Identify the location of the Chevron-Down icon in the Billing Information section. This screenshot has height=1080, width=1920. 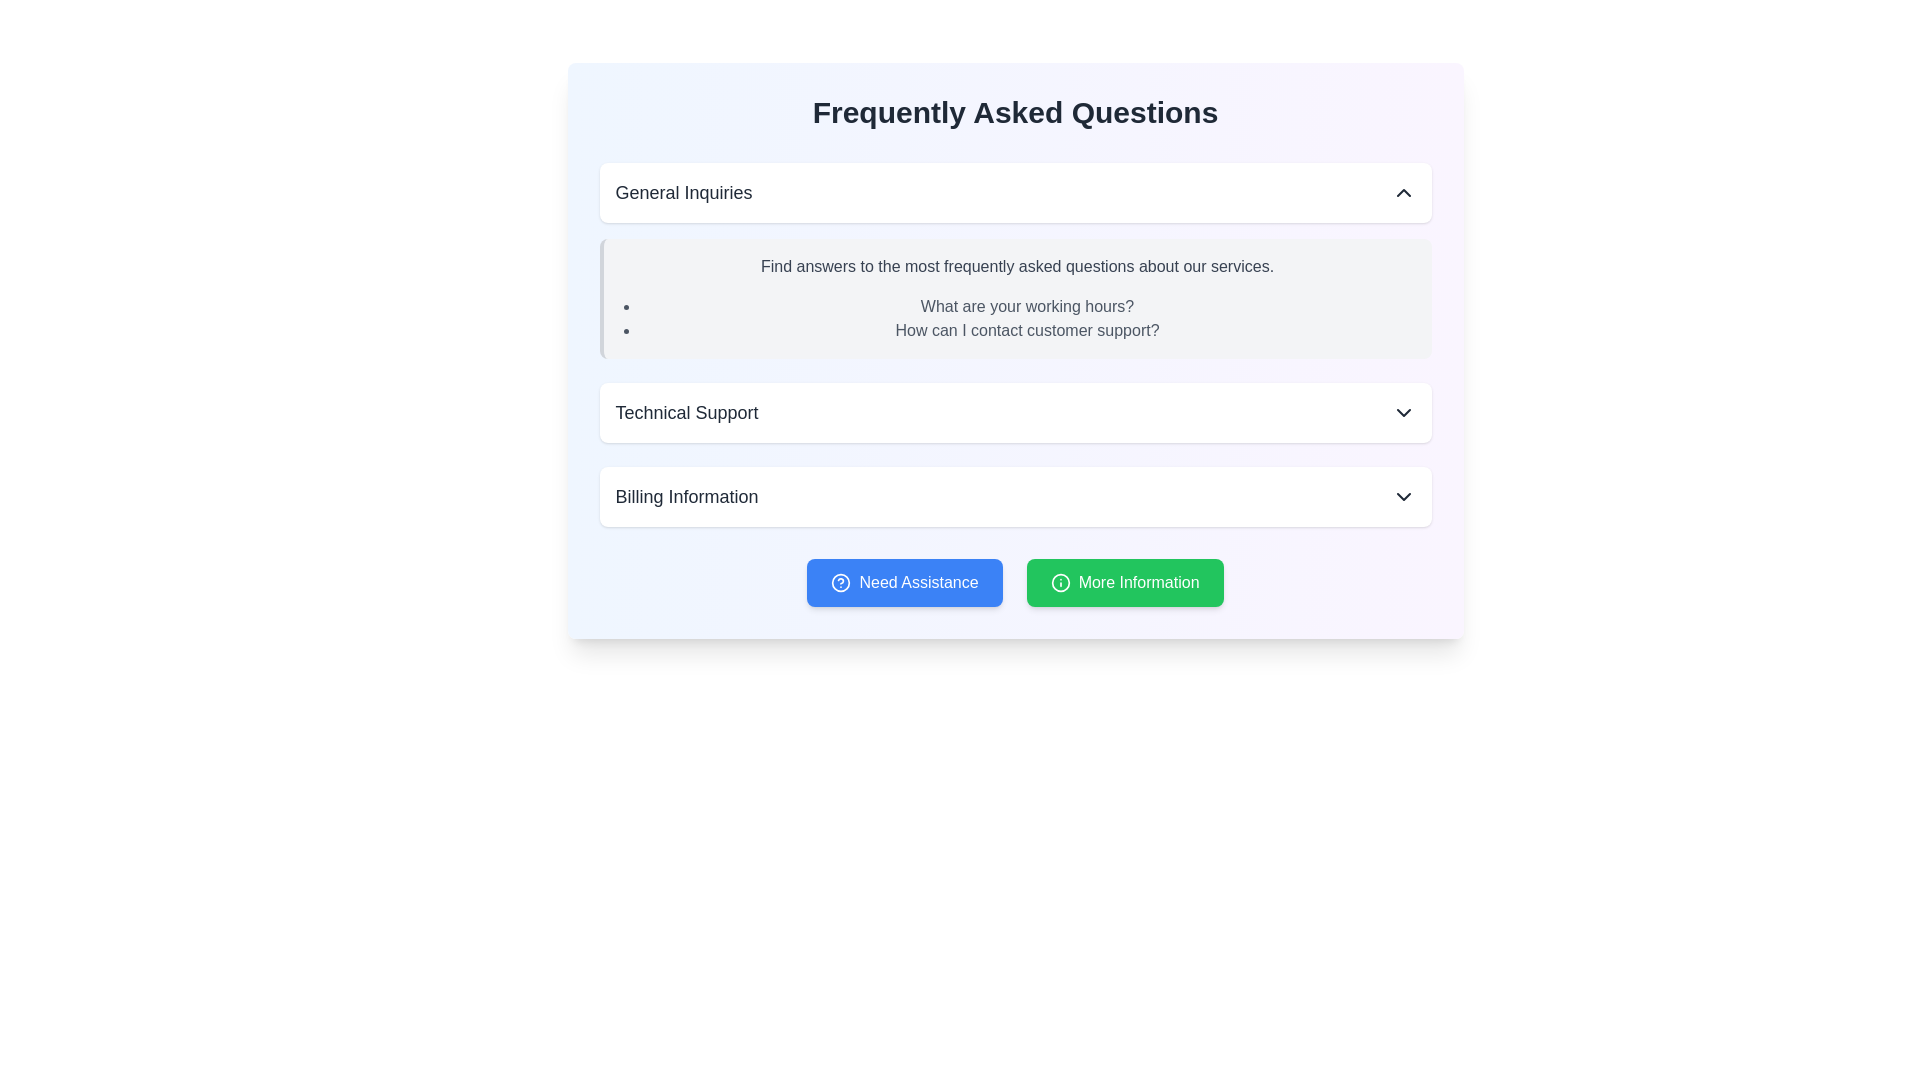
(1402, 496).